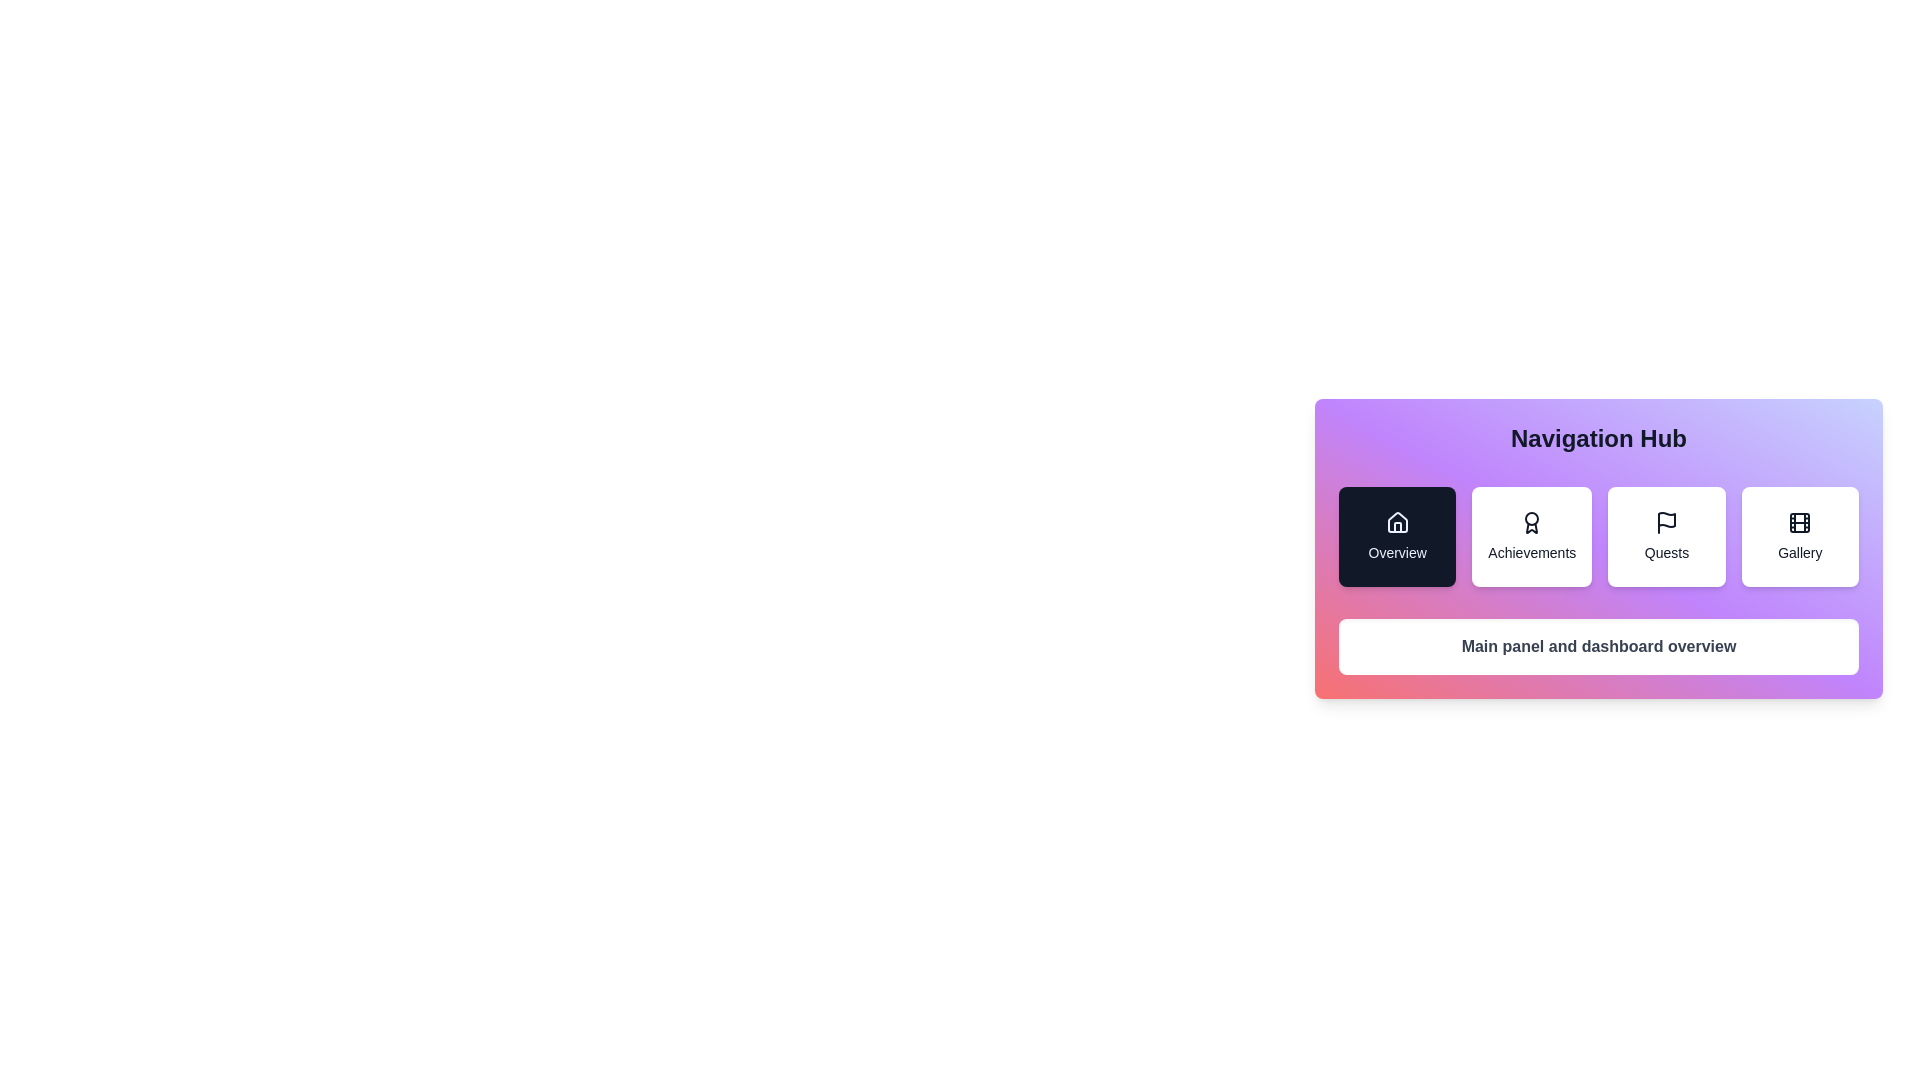 This screenshot has width=1920, height=1080. Describe the element at coordinates (1531, 522) in the screenshot. I see `the award medal icon in the 'Achievements' section of the 'Navigation Hub', which is a circular badge with ribbon-like extensions, positioned in the second slot from the left` at that location.